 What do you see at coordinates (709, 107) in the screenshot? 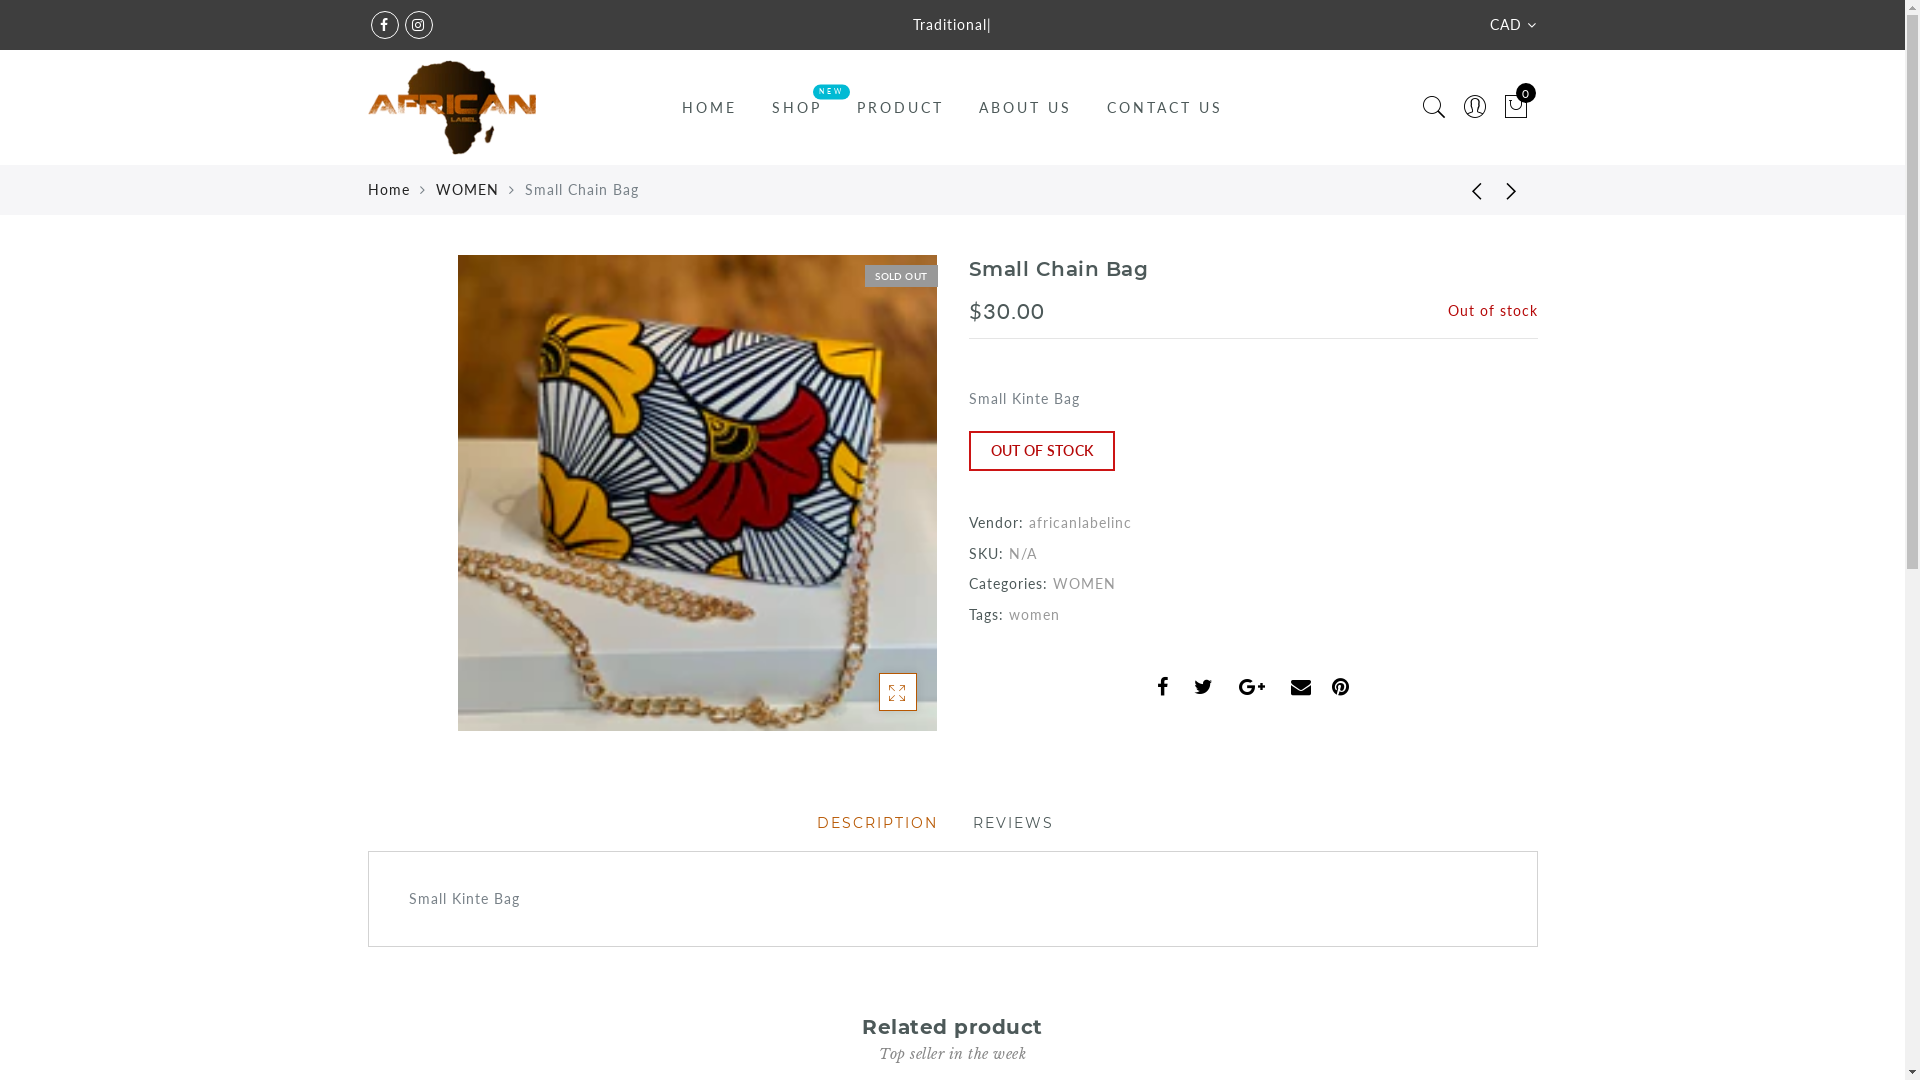
I see `'HOME'` at bounding box center [709, 107].